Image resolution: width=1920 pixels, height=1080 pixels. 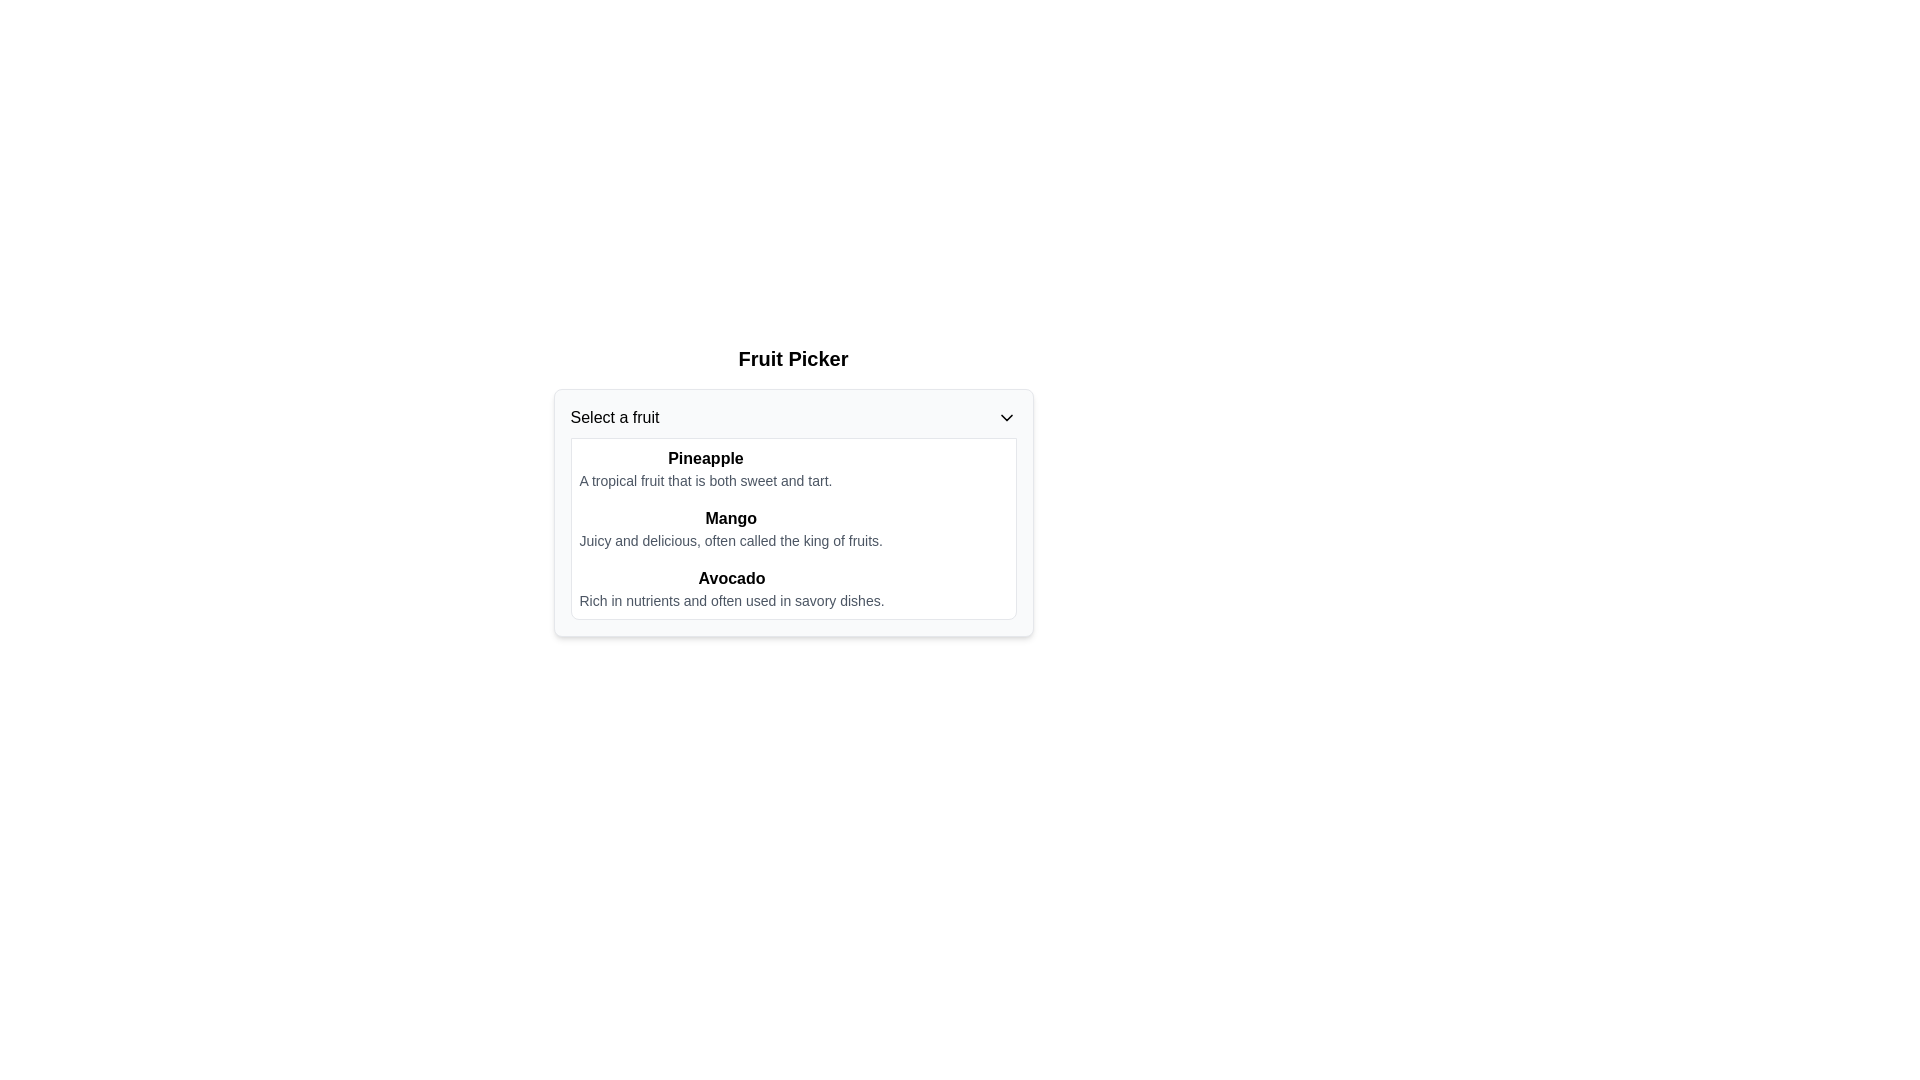 What do you see at coordinates (730, 527) in the screenshot?
I see `text item titled 'Mango' which contains the description 'Juicy and delicious, often called the king of fruits.' located in the center column under the 'Select a fruit' dropdown` at bounding box center [730, 527].